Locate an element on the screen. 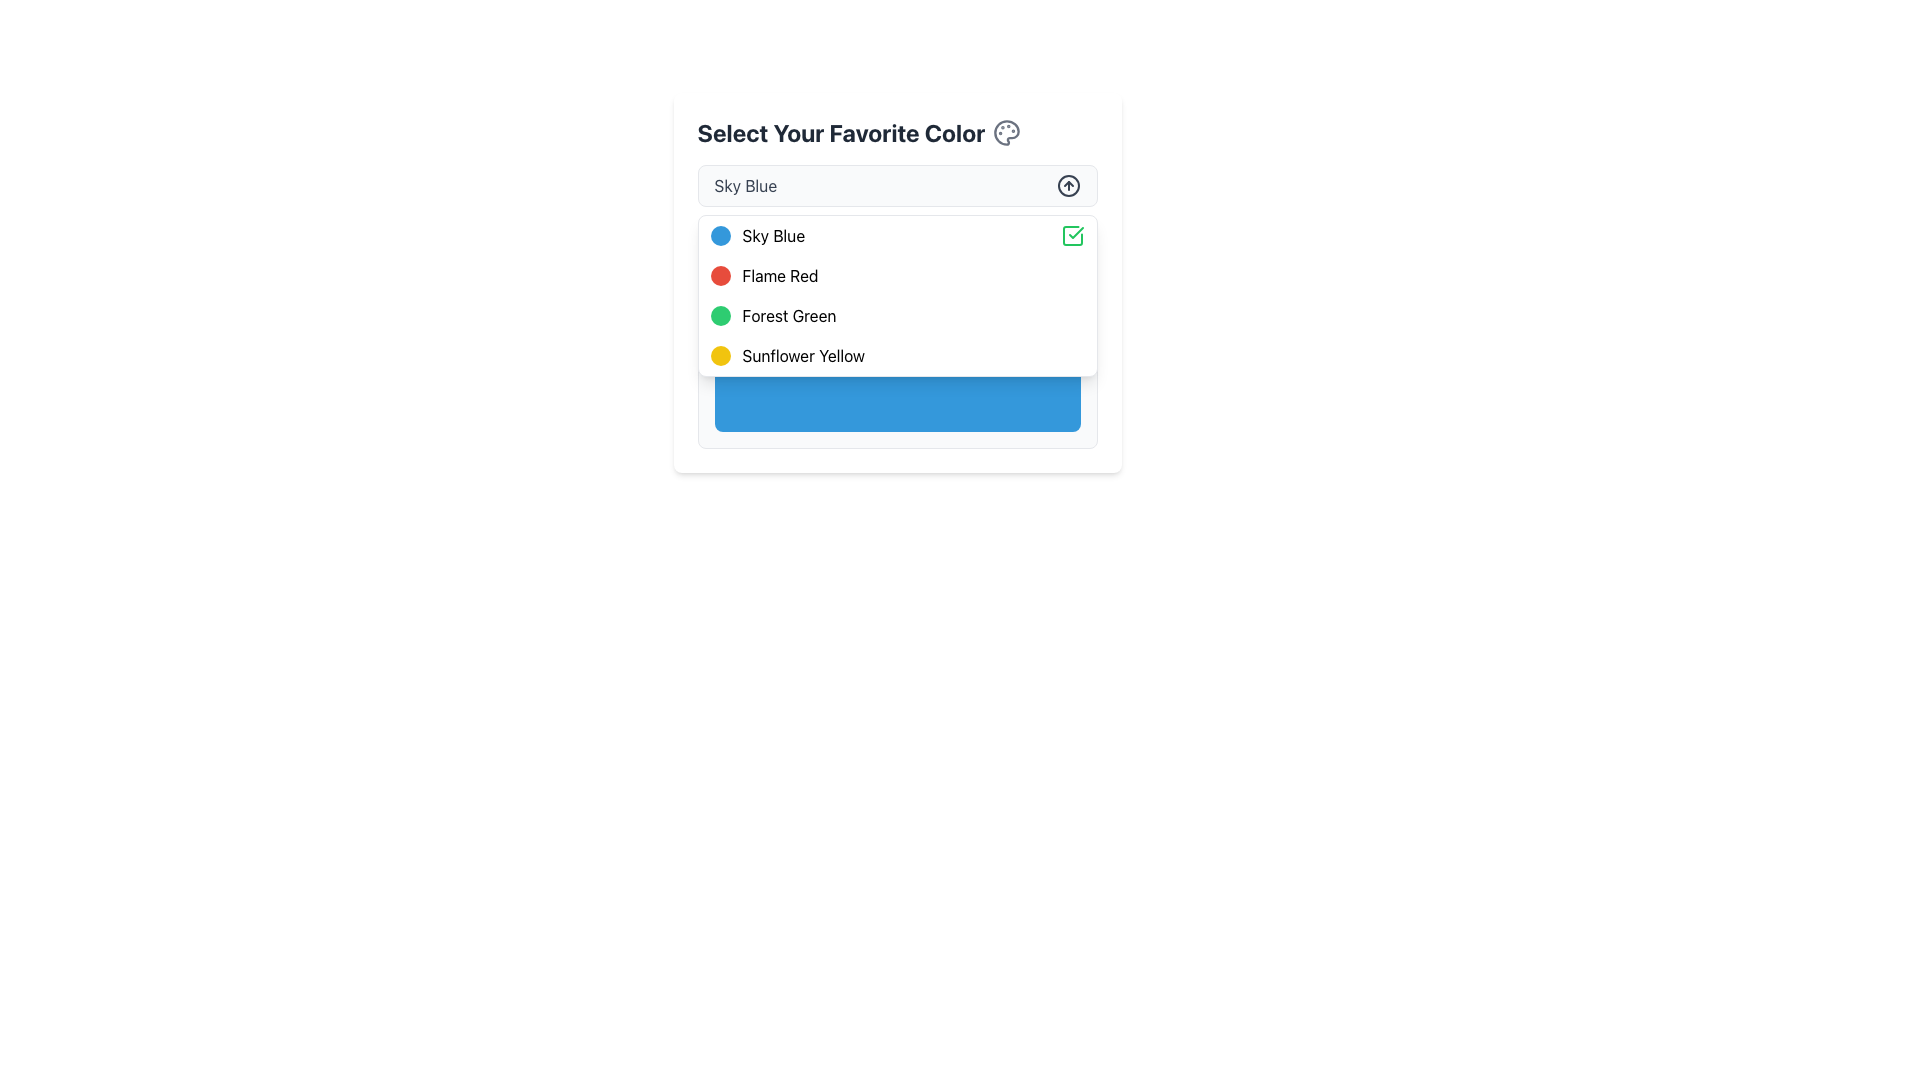  the blue circular Color Indicator element associated with the 'Sky Blue' label is located at coordinates (720, 234).